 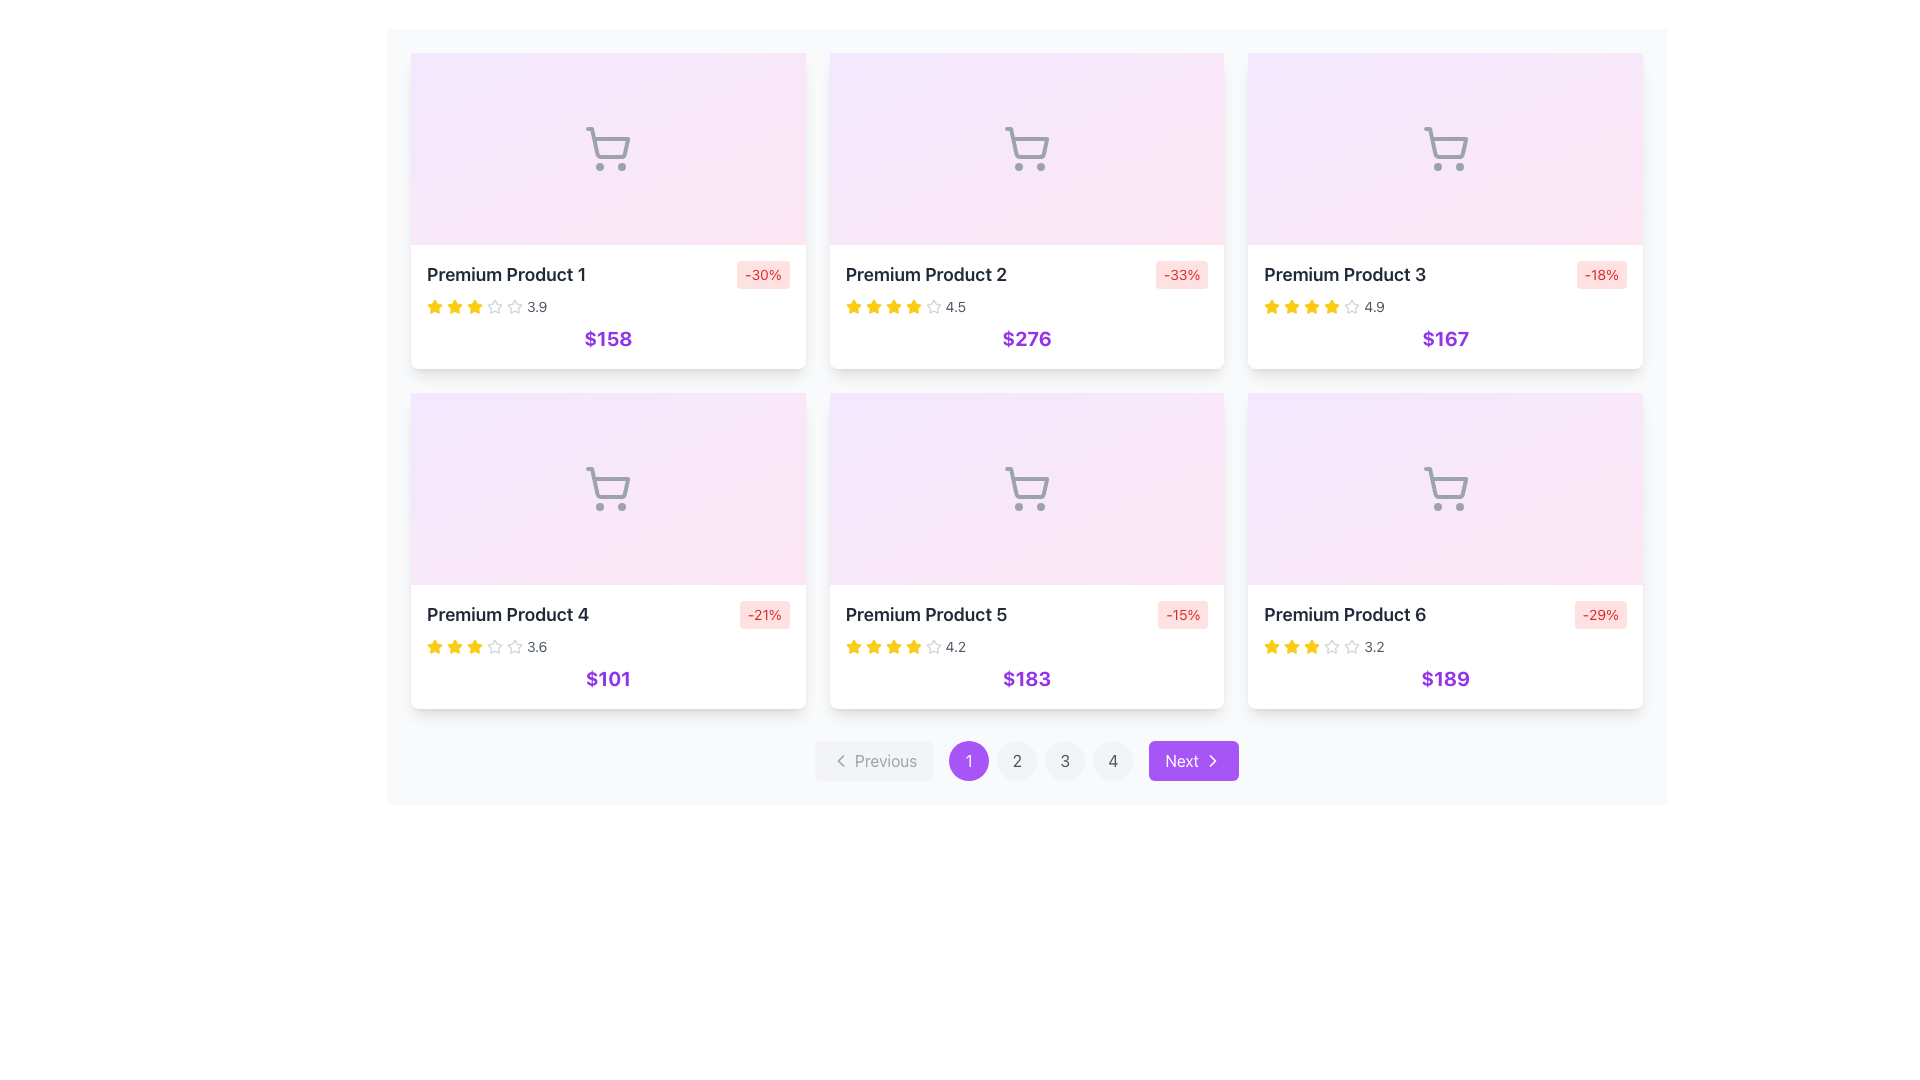 I want to click on the title and discount badge displaying 'Premium Product 4' in the first column of the second row of product cards, so click(x=607, y=613).